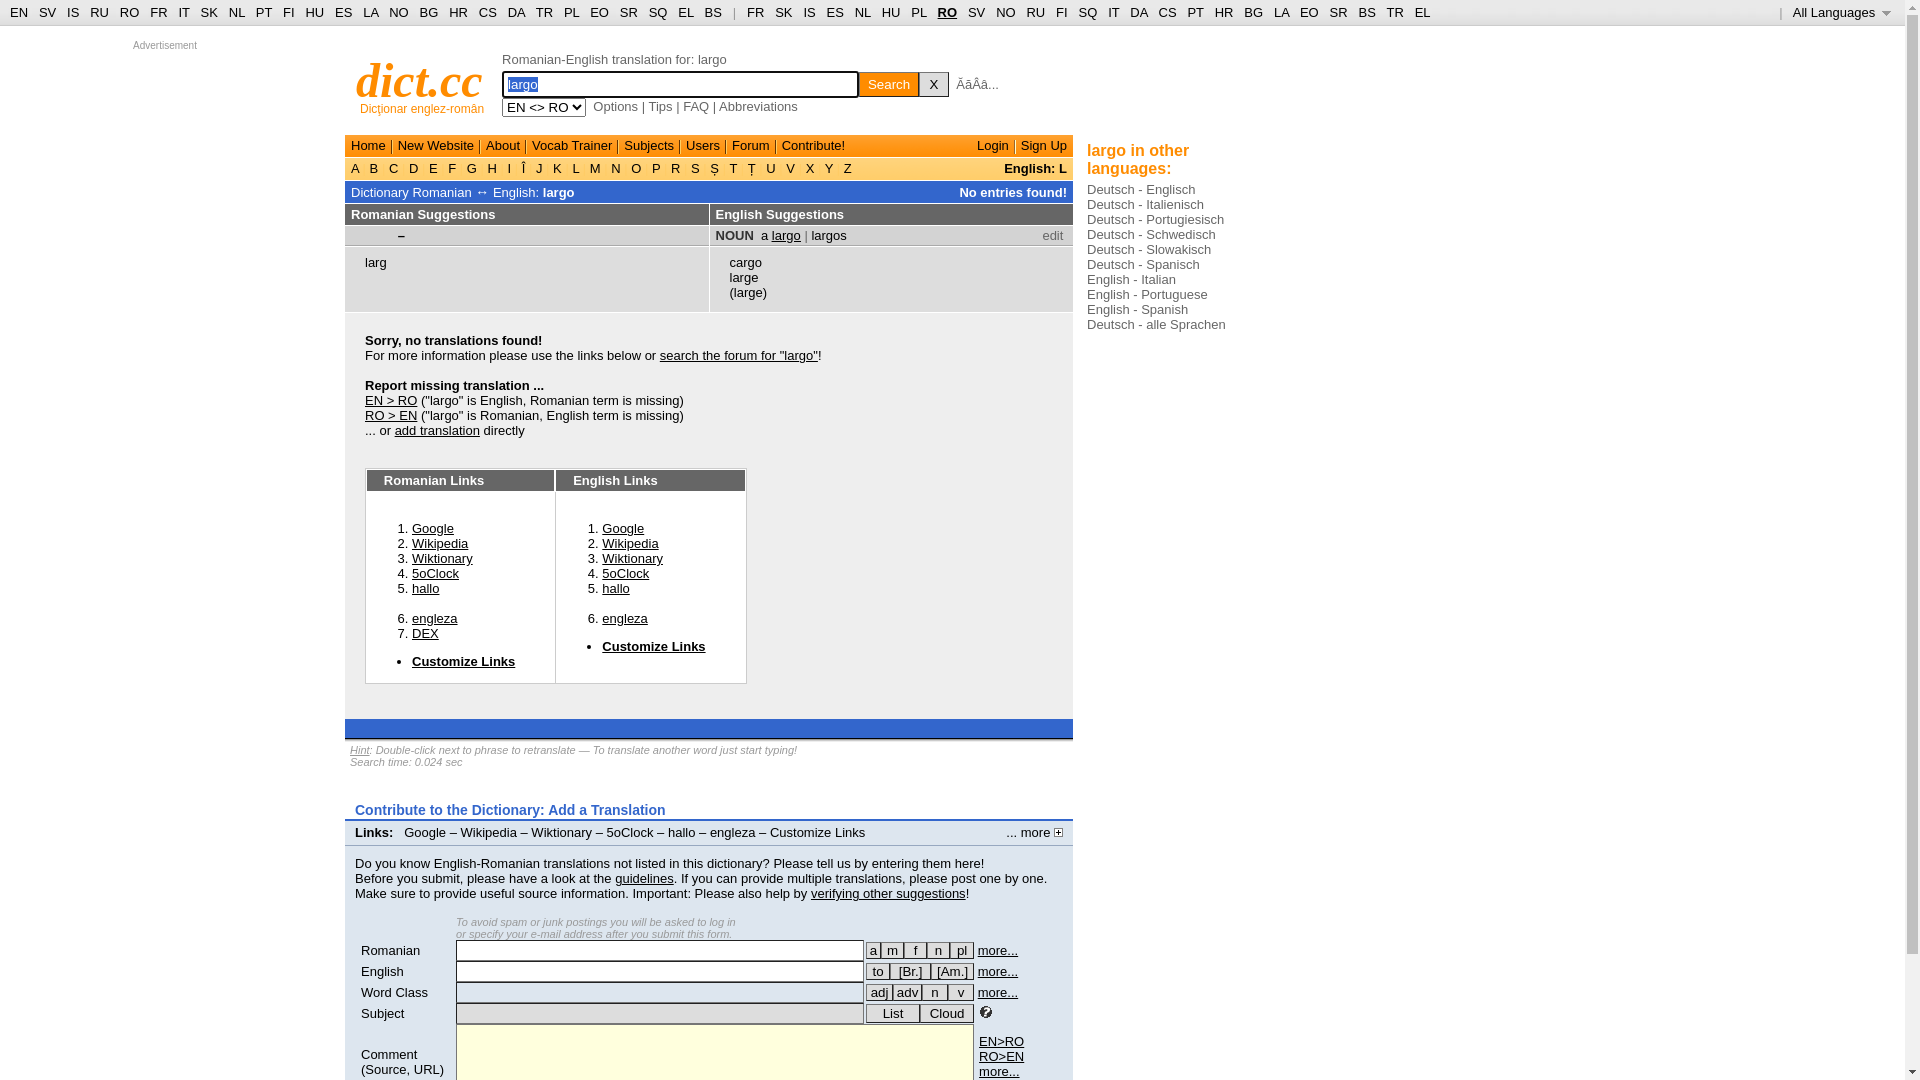 The width and height of the screenshot is (1920, 1080). I want to click on 'B', so click(374, 167).